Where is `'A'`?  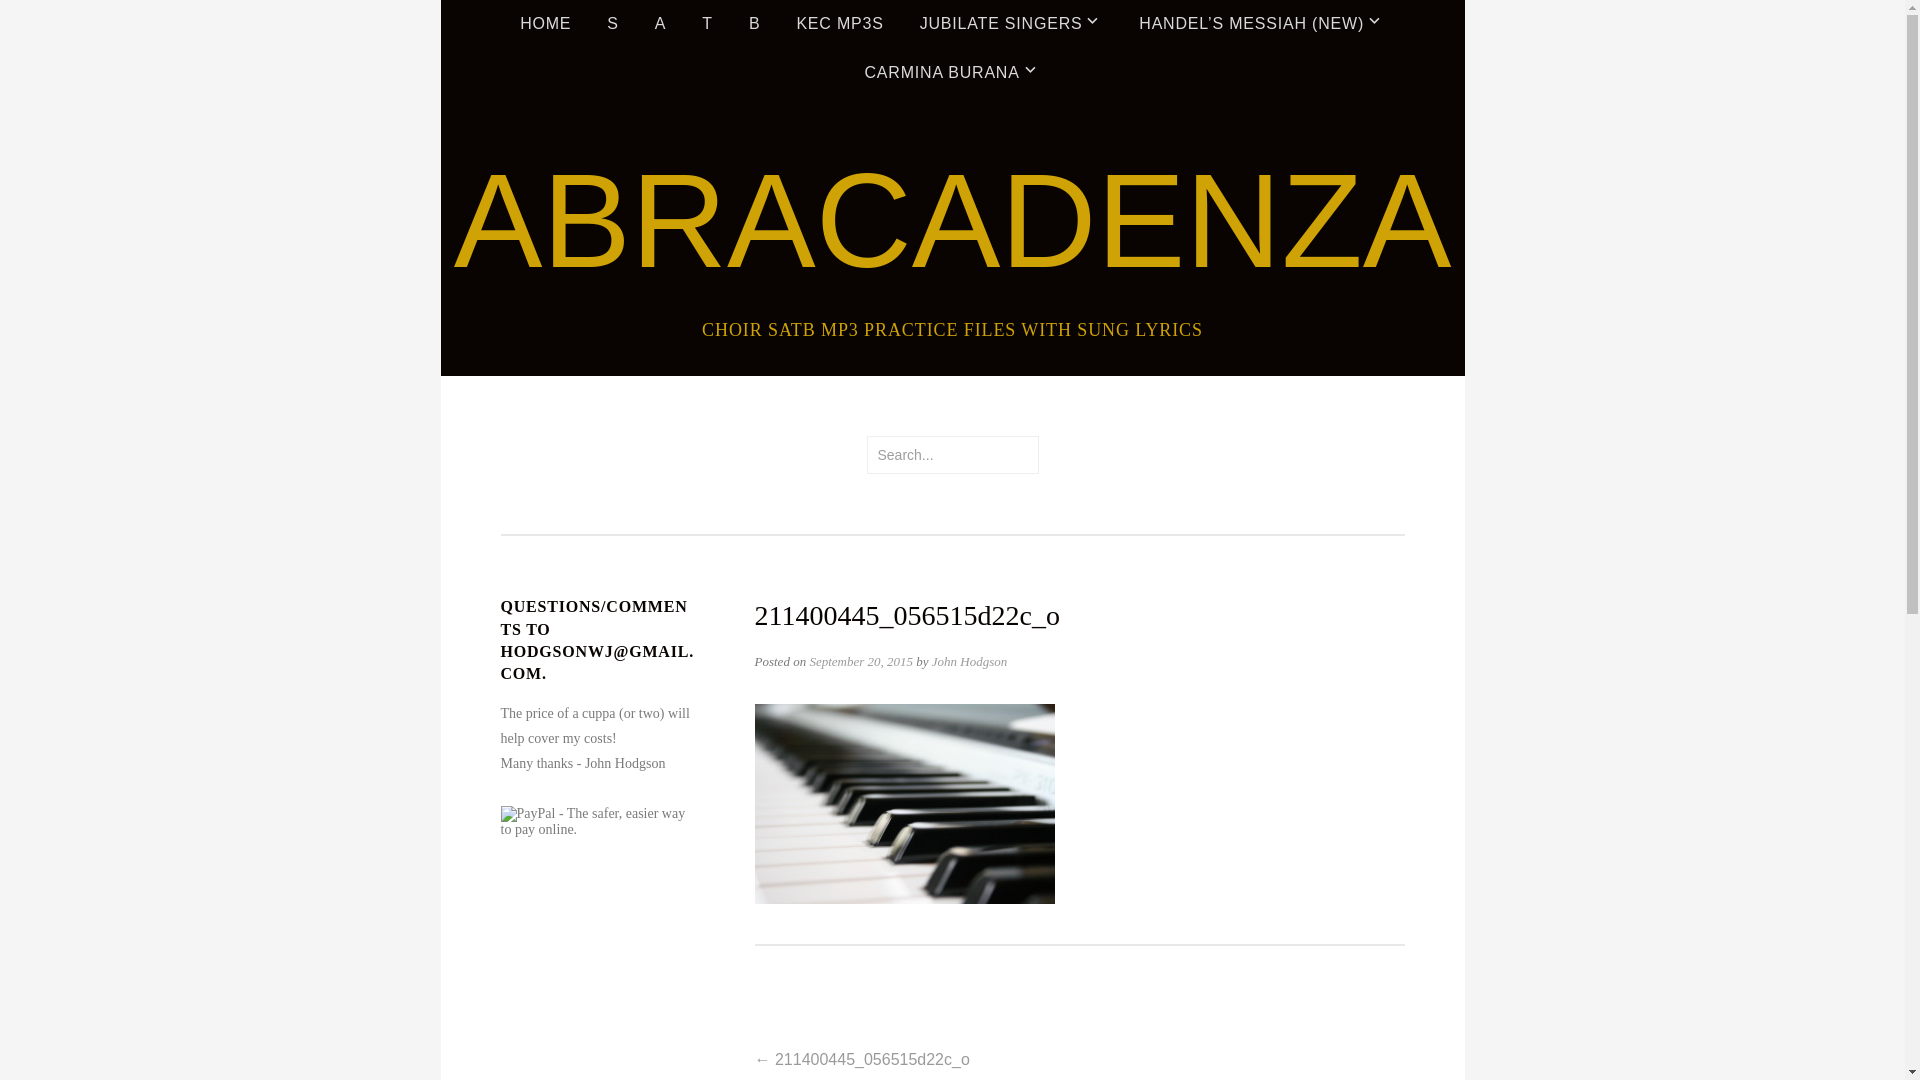
'A' is located at coordinates (660, 24).